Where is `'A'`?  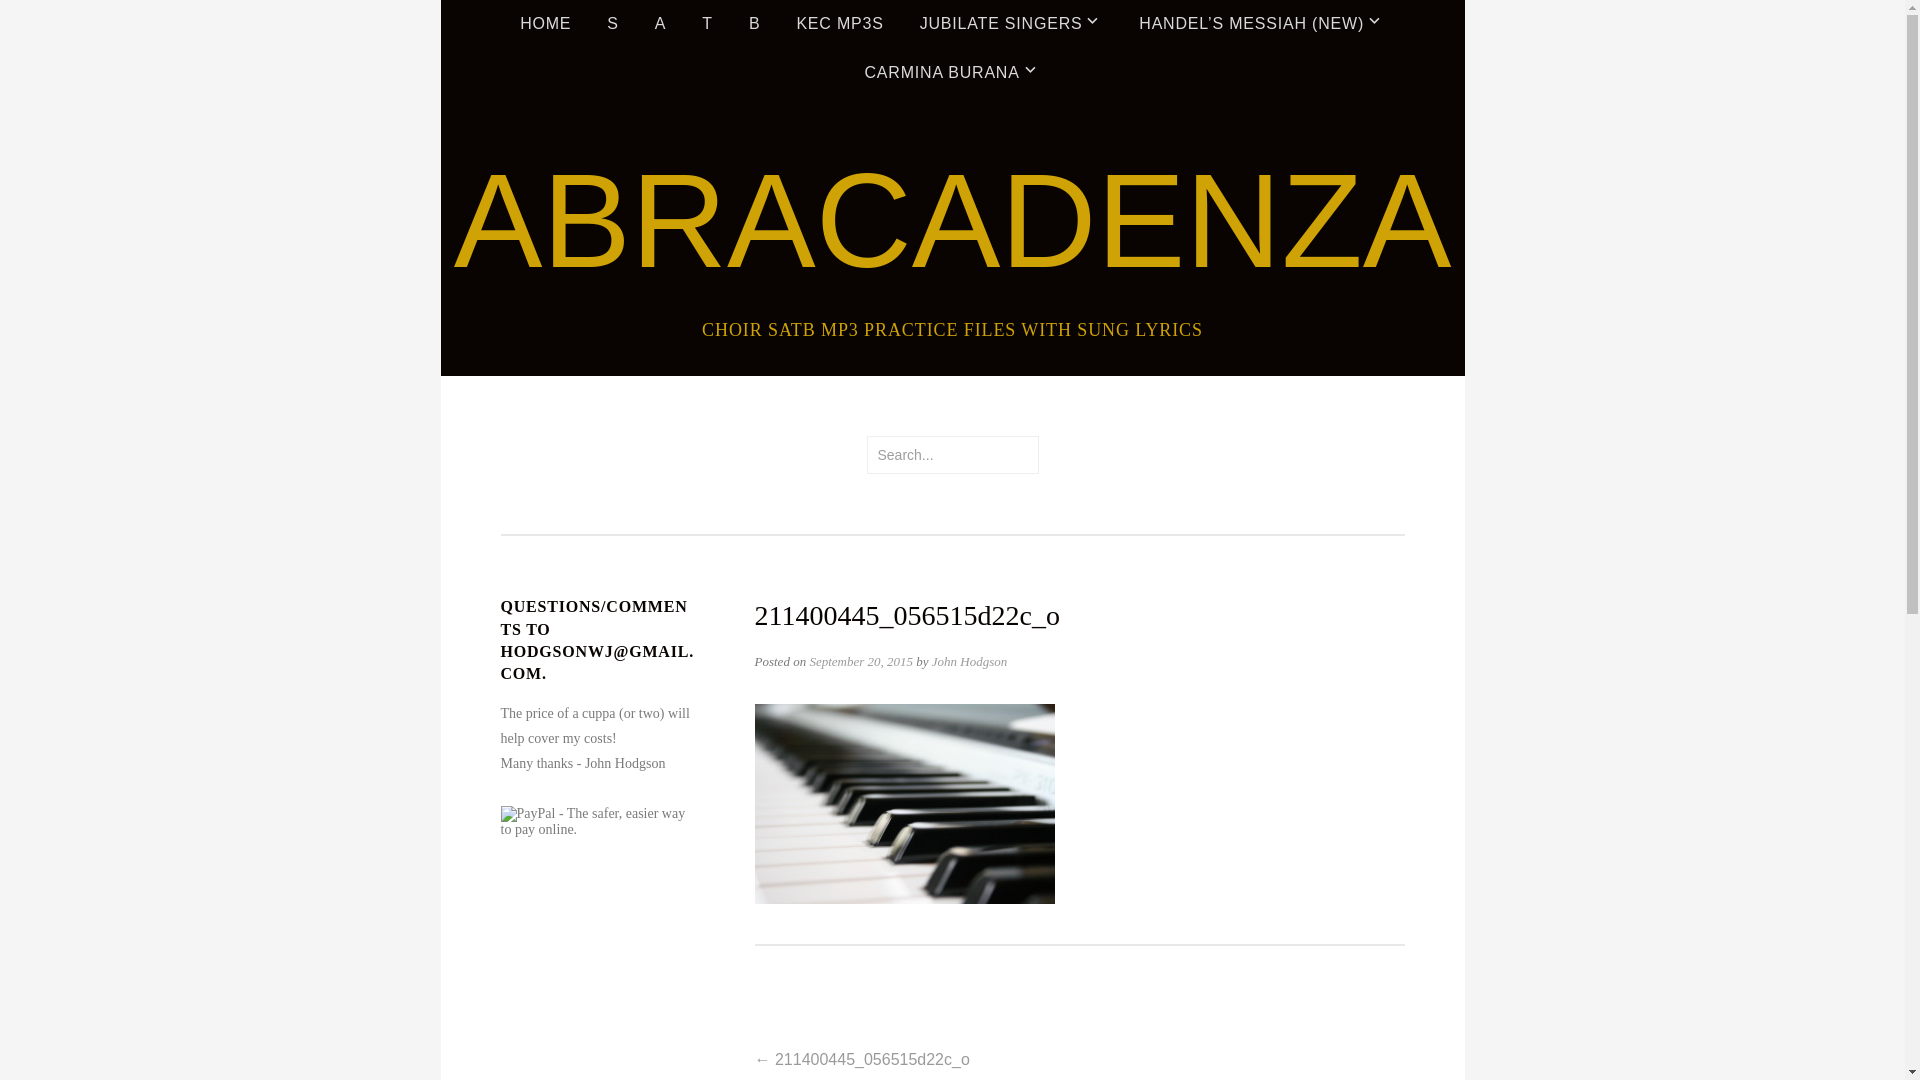
'A' is located at coordinates (660, 24).